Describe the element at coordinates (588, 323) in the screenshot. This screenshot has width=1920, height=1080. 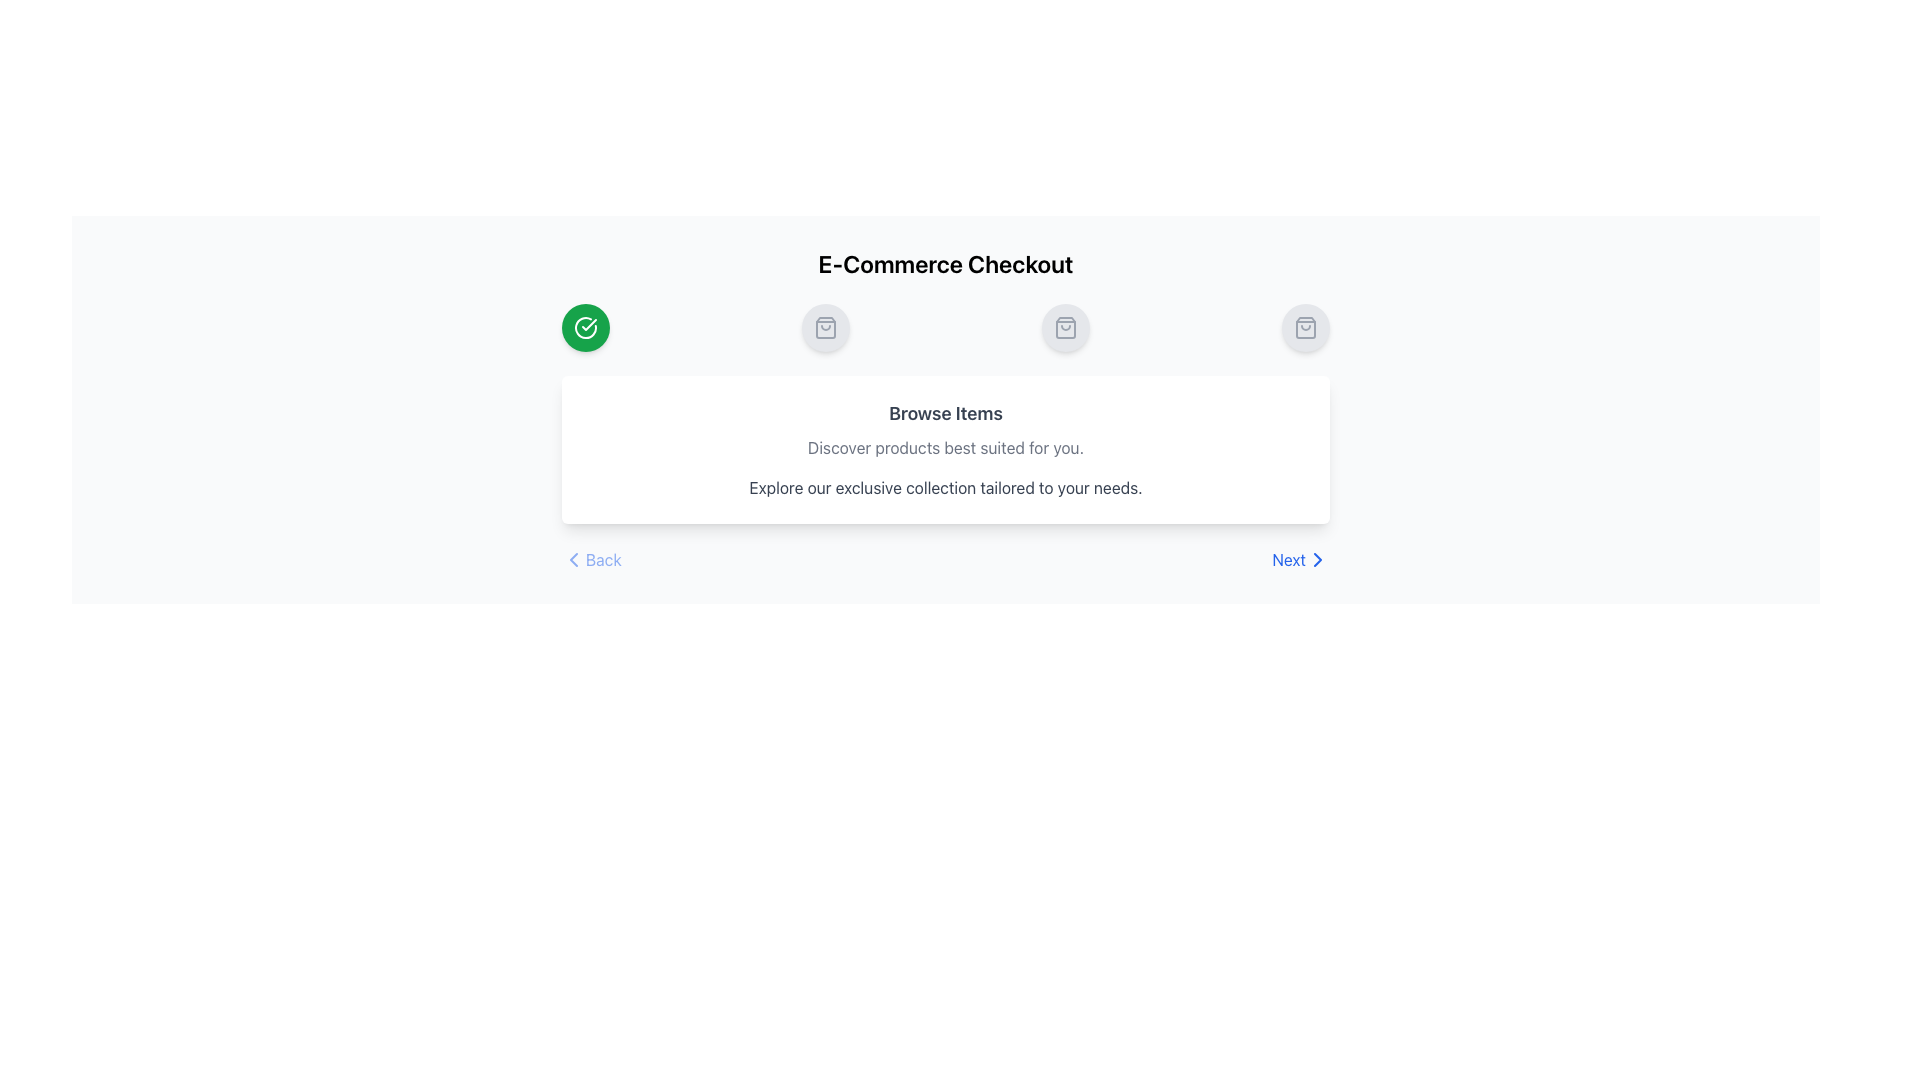
I see `the state of the checkmark symbol located within the first green circular step indicator, which is positioned in the upper left of the interface` at that location.